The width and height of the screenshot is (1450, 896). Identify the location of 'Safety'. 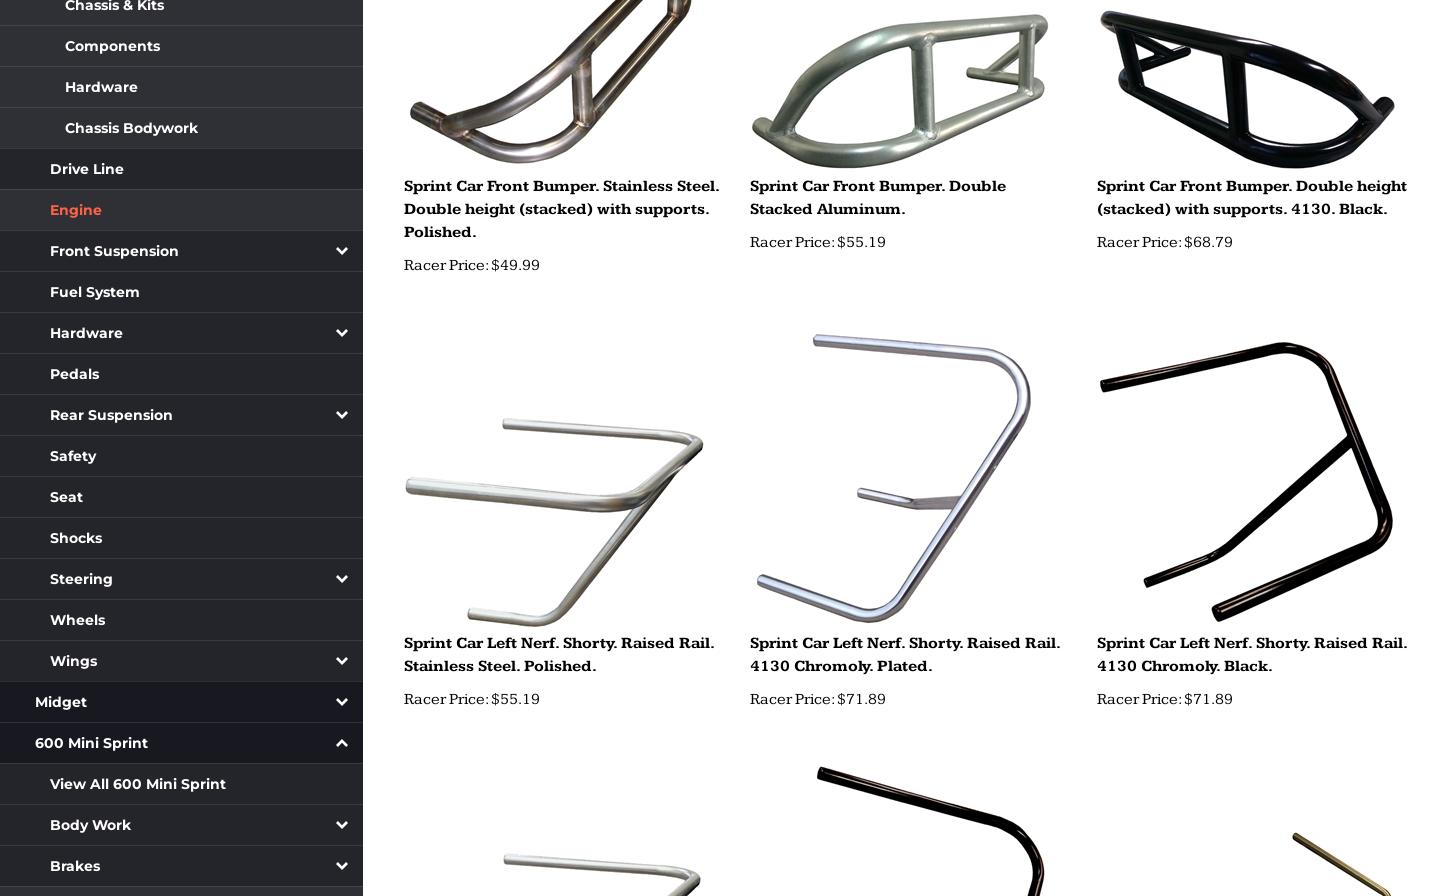
(72, 455).